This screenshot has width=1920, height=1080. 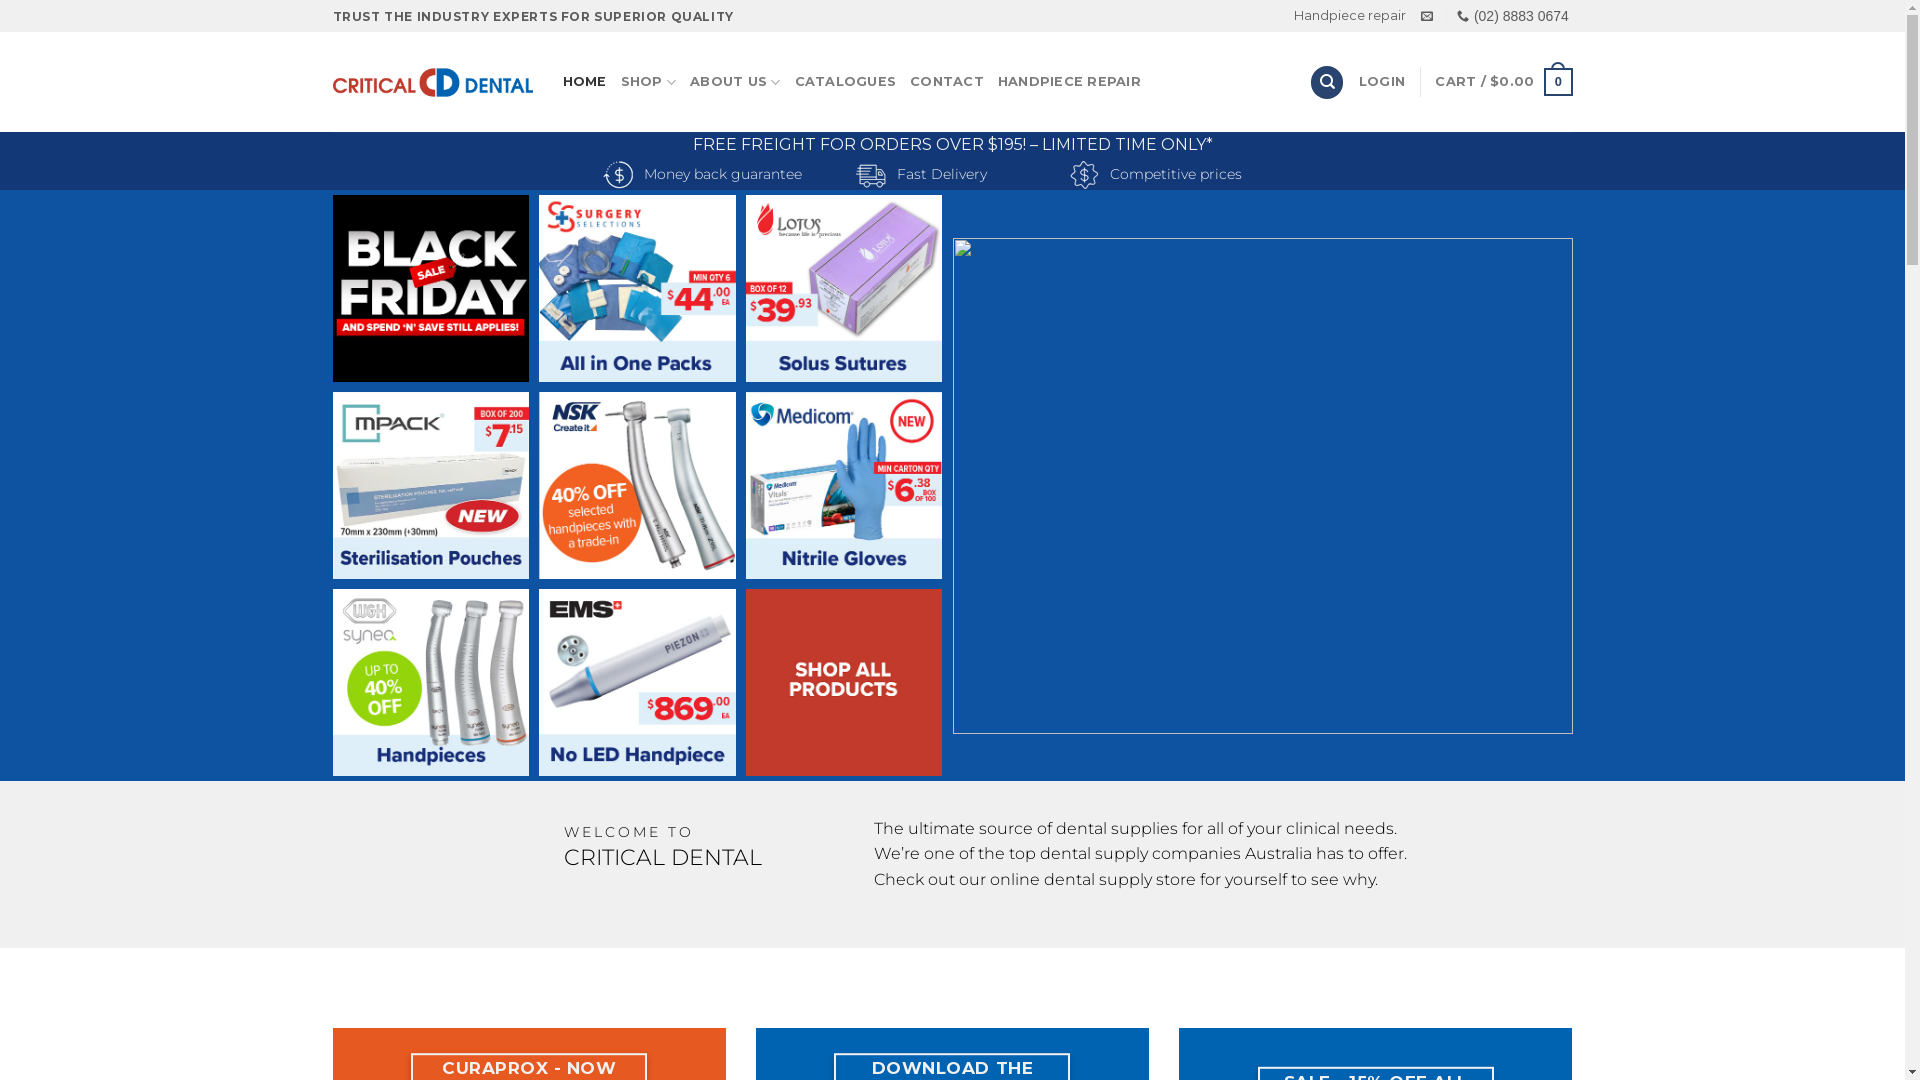 What do you see at coordinates (1512, 15) in the screenshot?
I see `'(02) 8883 0674'` at bounding box center [1512, 15].